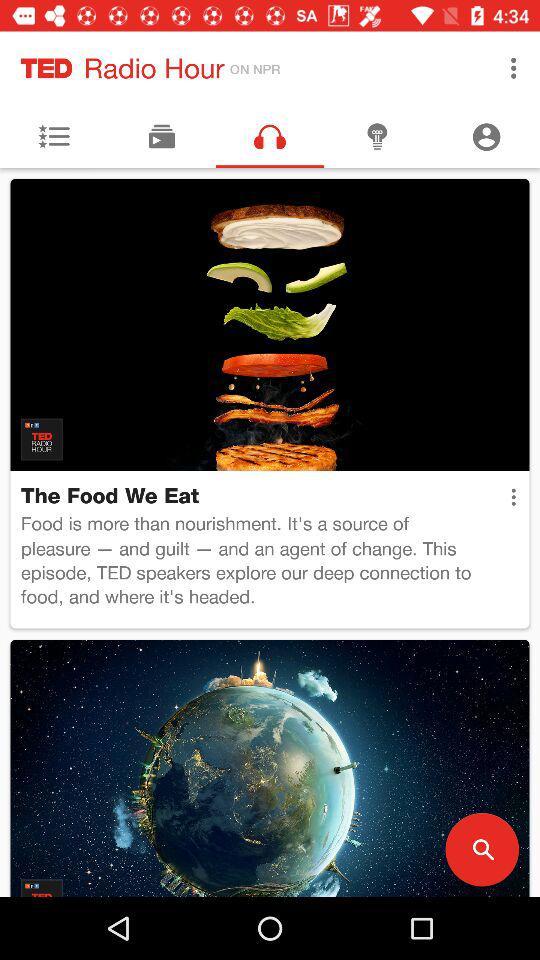  Describe the element at coordinates (513, 68) in the screenshot. I see `icon to the right of the on npr icon` at that location.